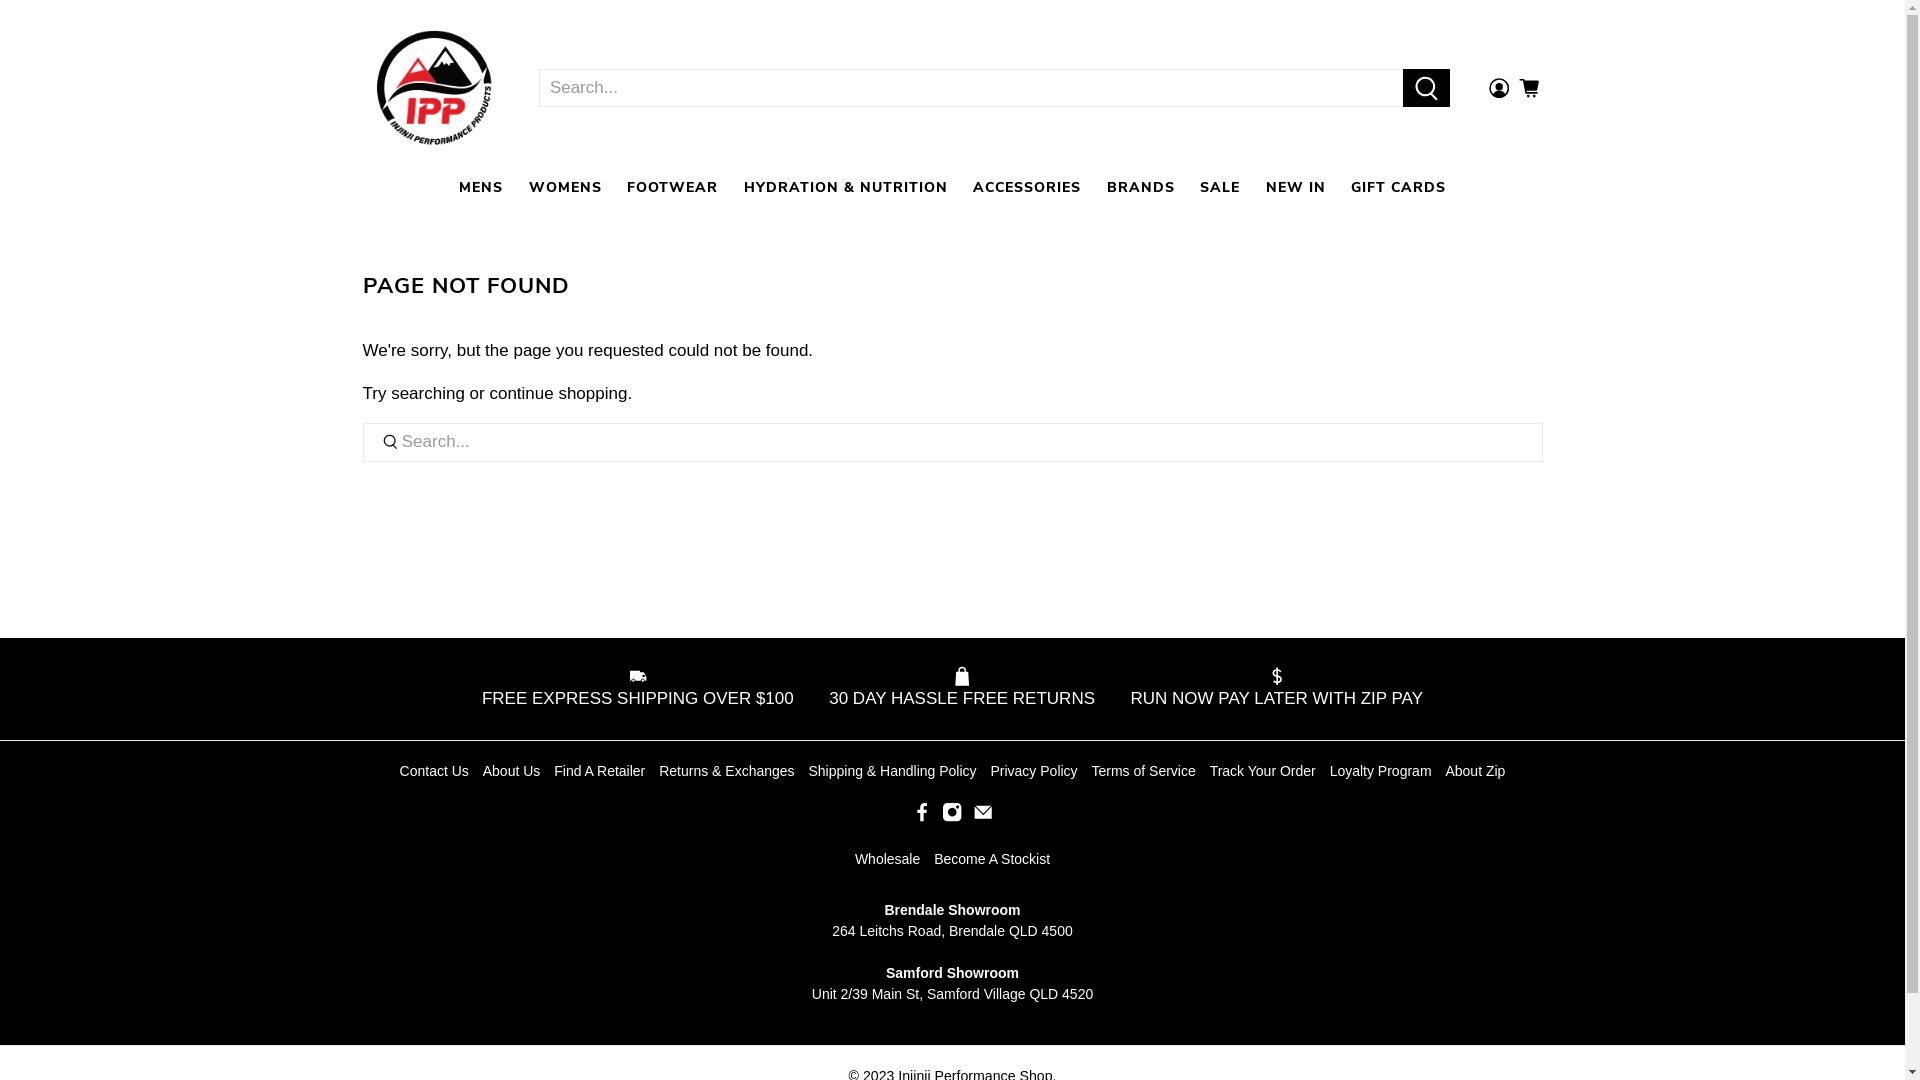 This screenshot has width=1920, height=1080. I want to click on 'Find A Retailer', so click(598, 770).